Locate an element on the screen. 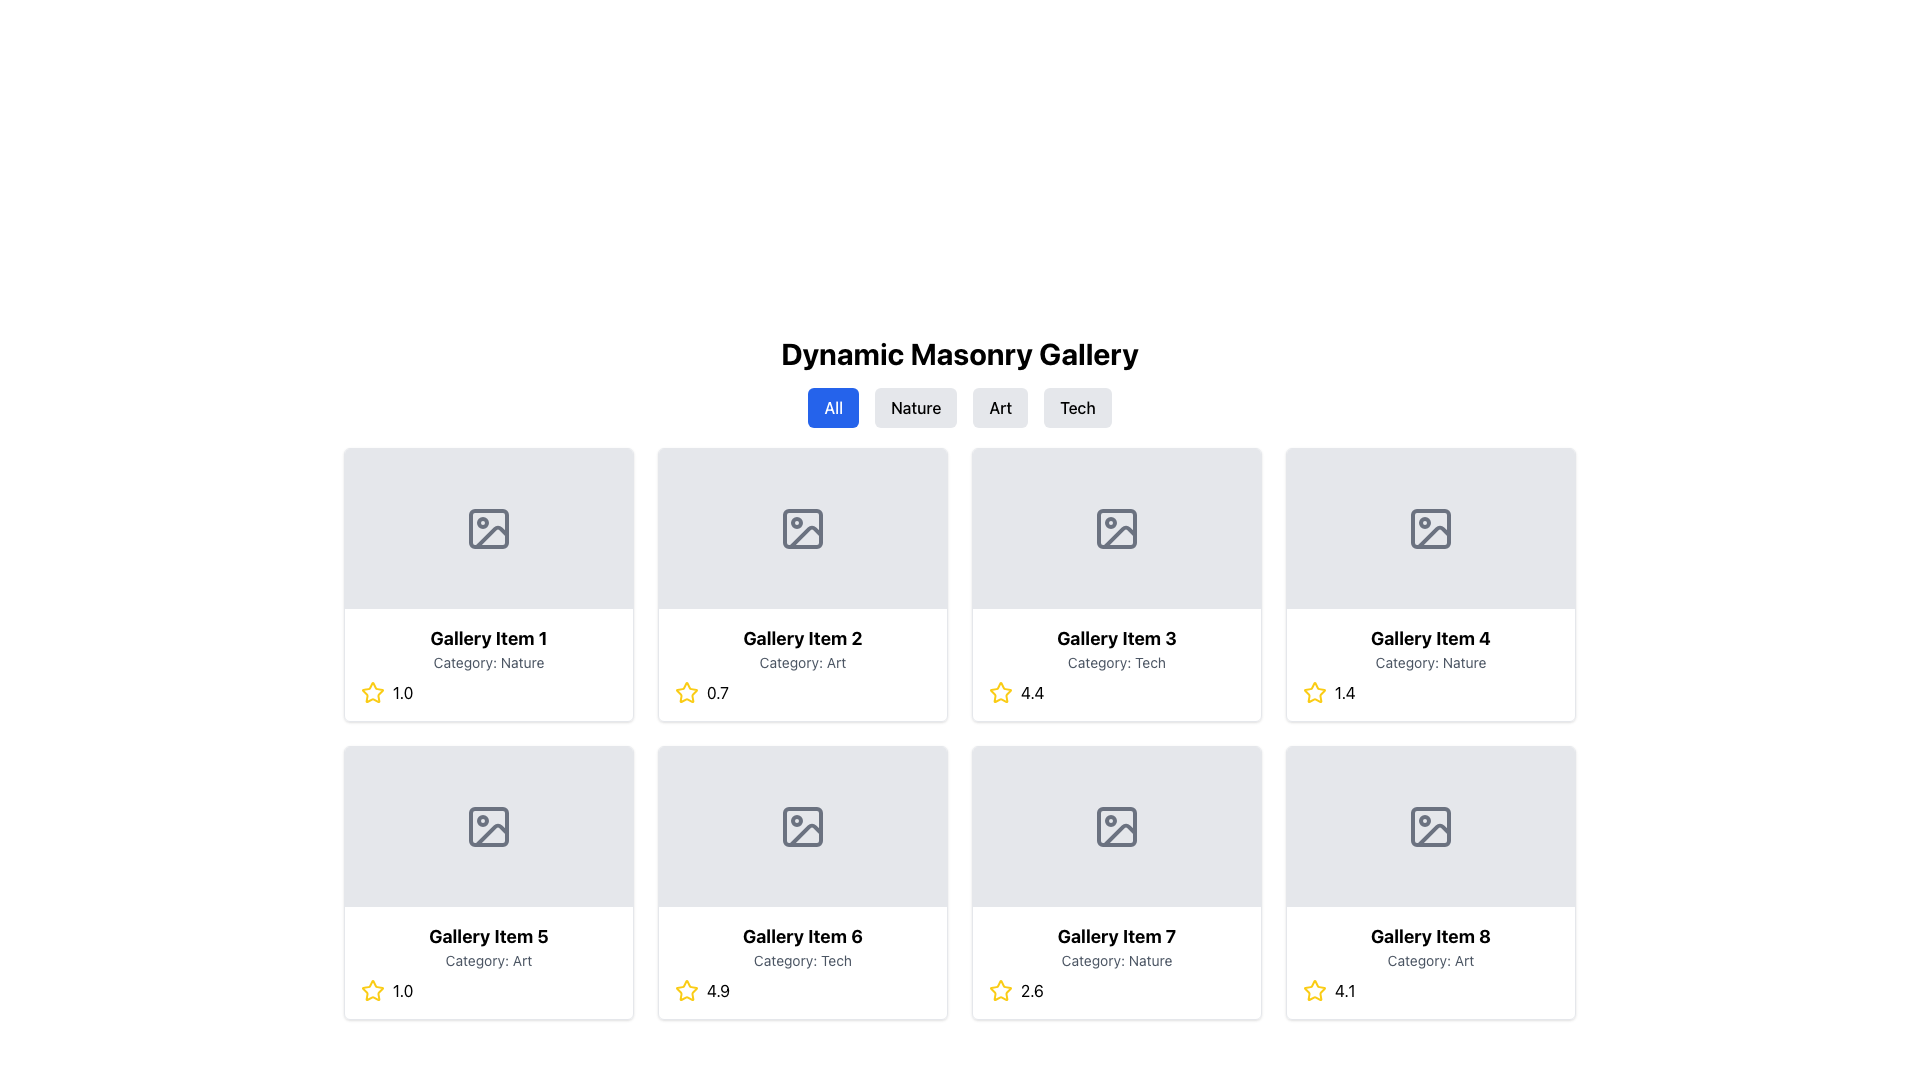 The image size is (1920, 1080). the rating display component for 'Gallery Item 5', which visually represents the rating score and is located in the bottom left area of the card beneath the 'Category: Art' description is located at coordinates (489, 991).